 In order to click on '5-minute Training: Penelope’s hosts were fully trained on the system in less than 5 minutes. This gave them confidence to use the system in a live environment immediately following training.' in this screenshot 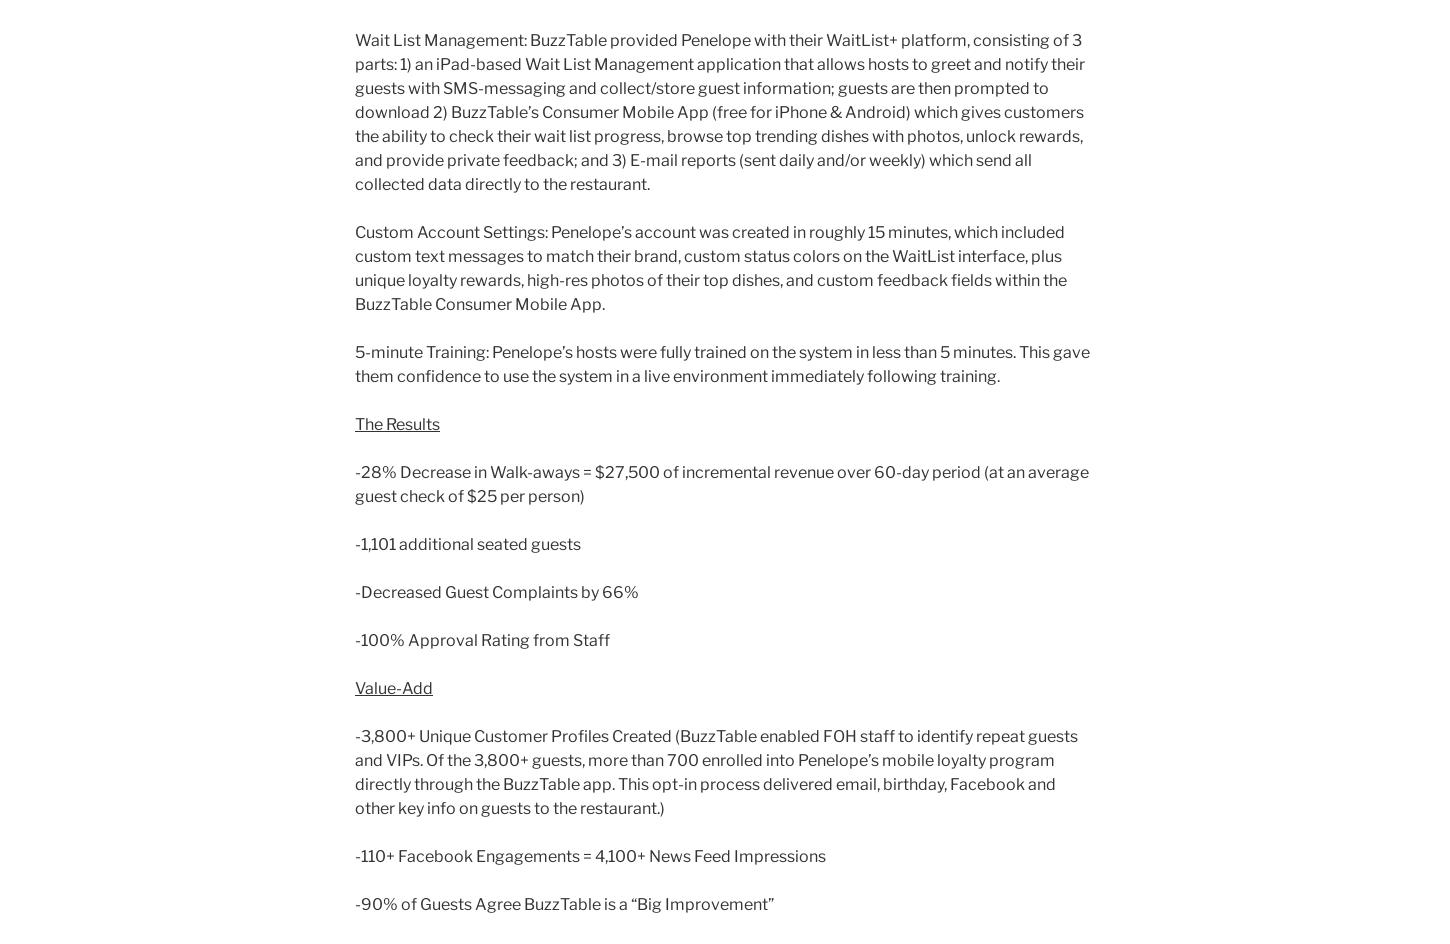, I will do `click(721, 364)`.